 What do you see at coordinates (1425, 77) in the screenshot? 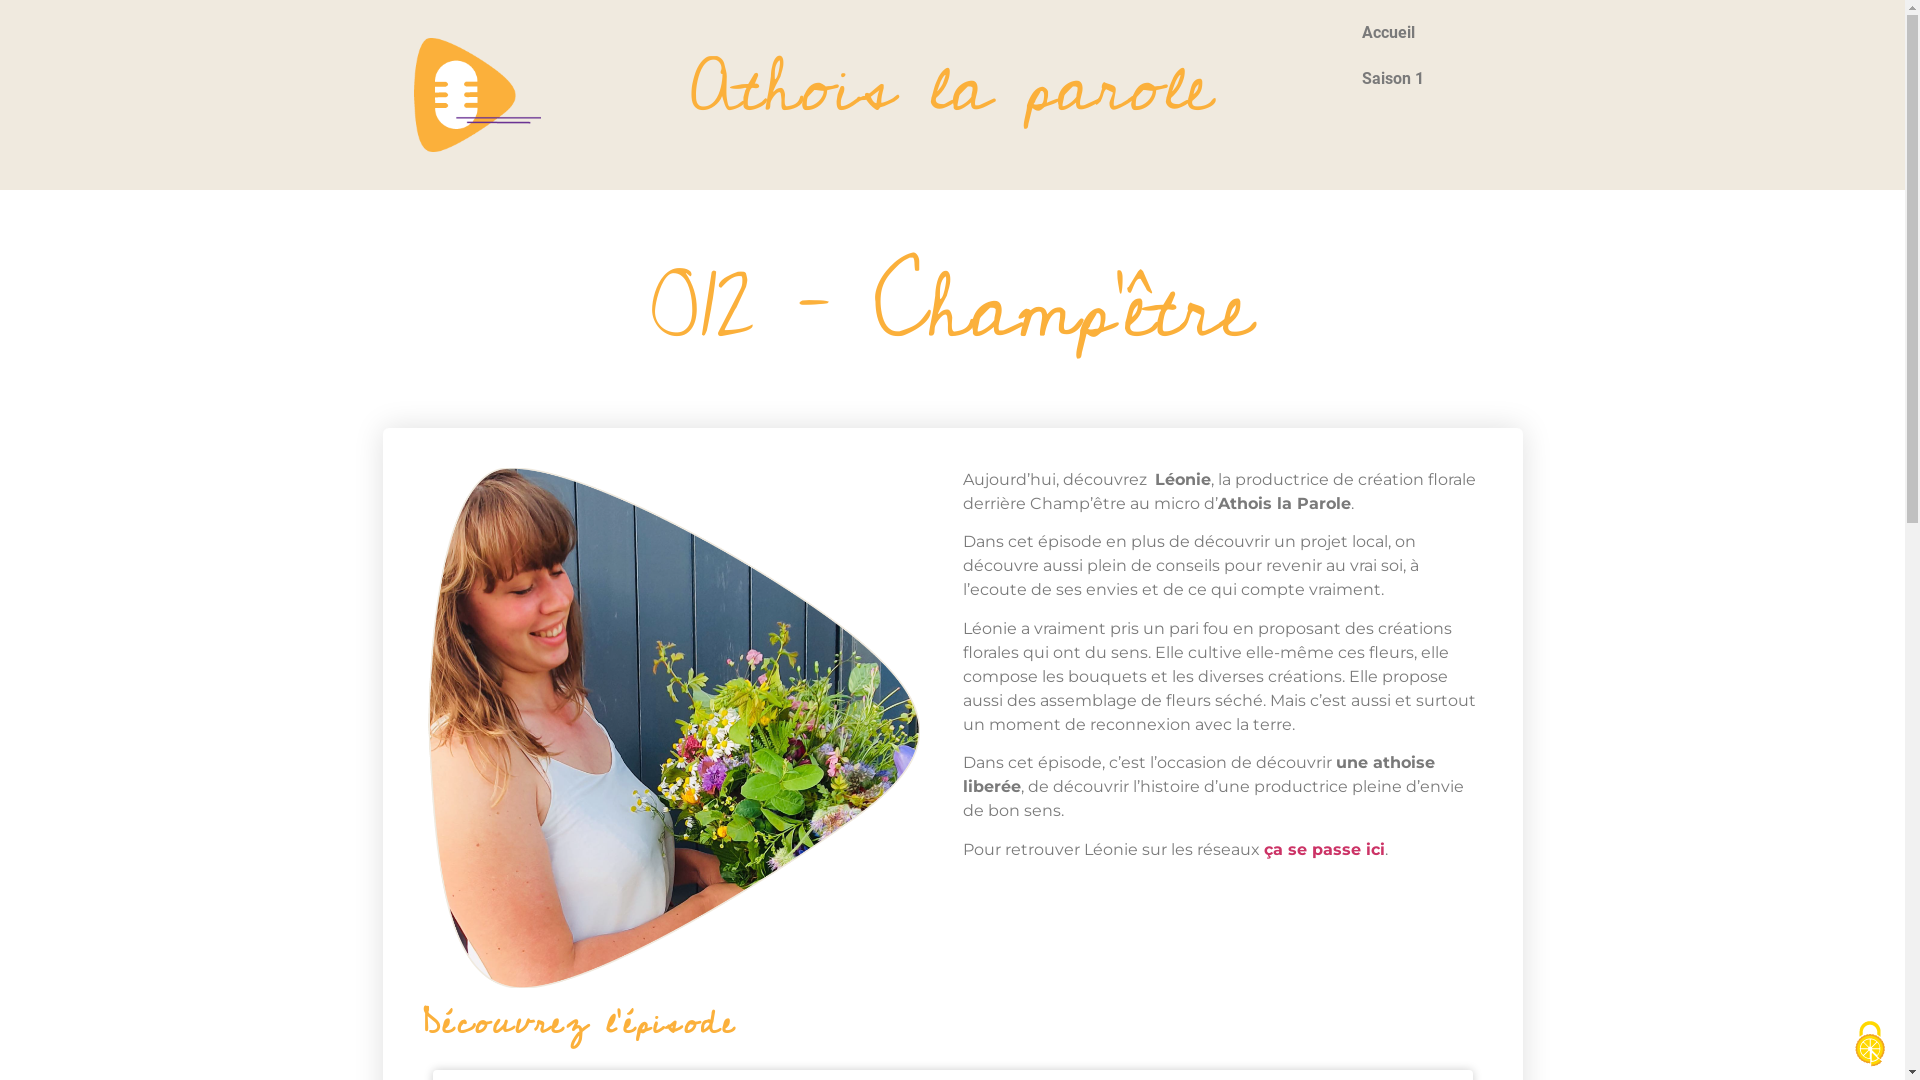
I see `'Saison 1'` at bounding box center [1425, 77].